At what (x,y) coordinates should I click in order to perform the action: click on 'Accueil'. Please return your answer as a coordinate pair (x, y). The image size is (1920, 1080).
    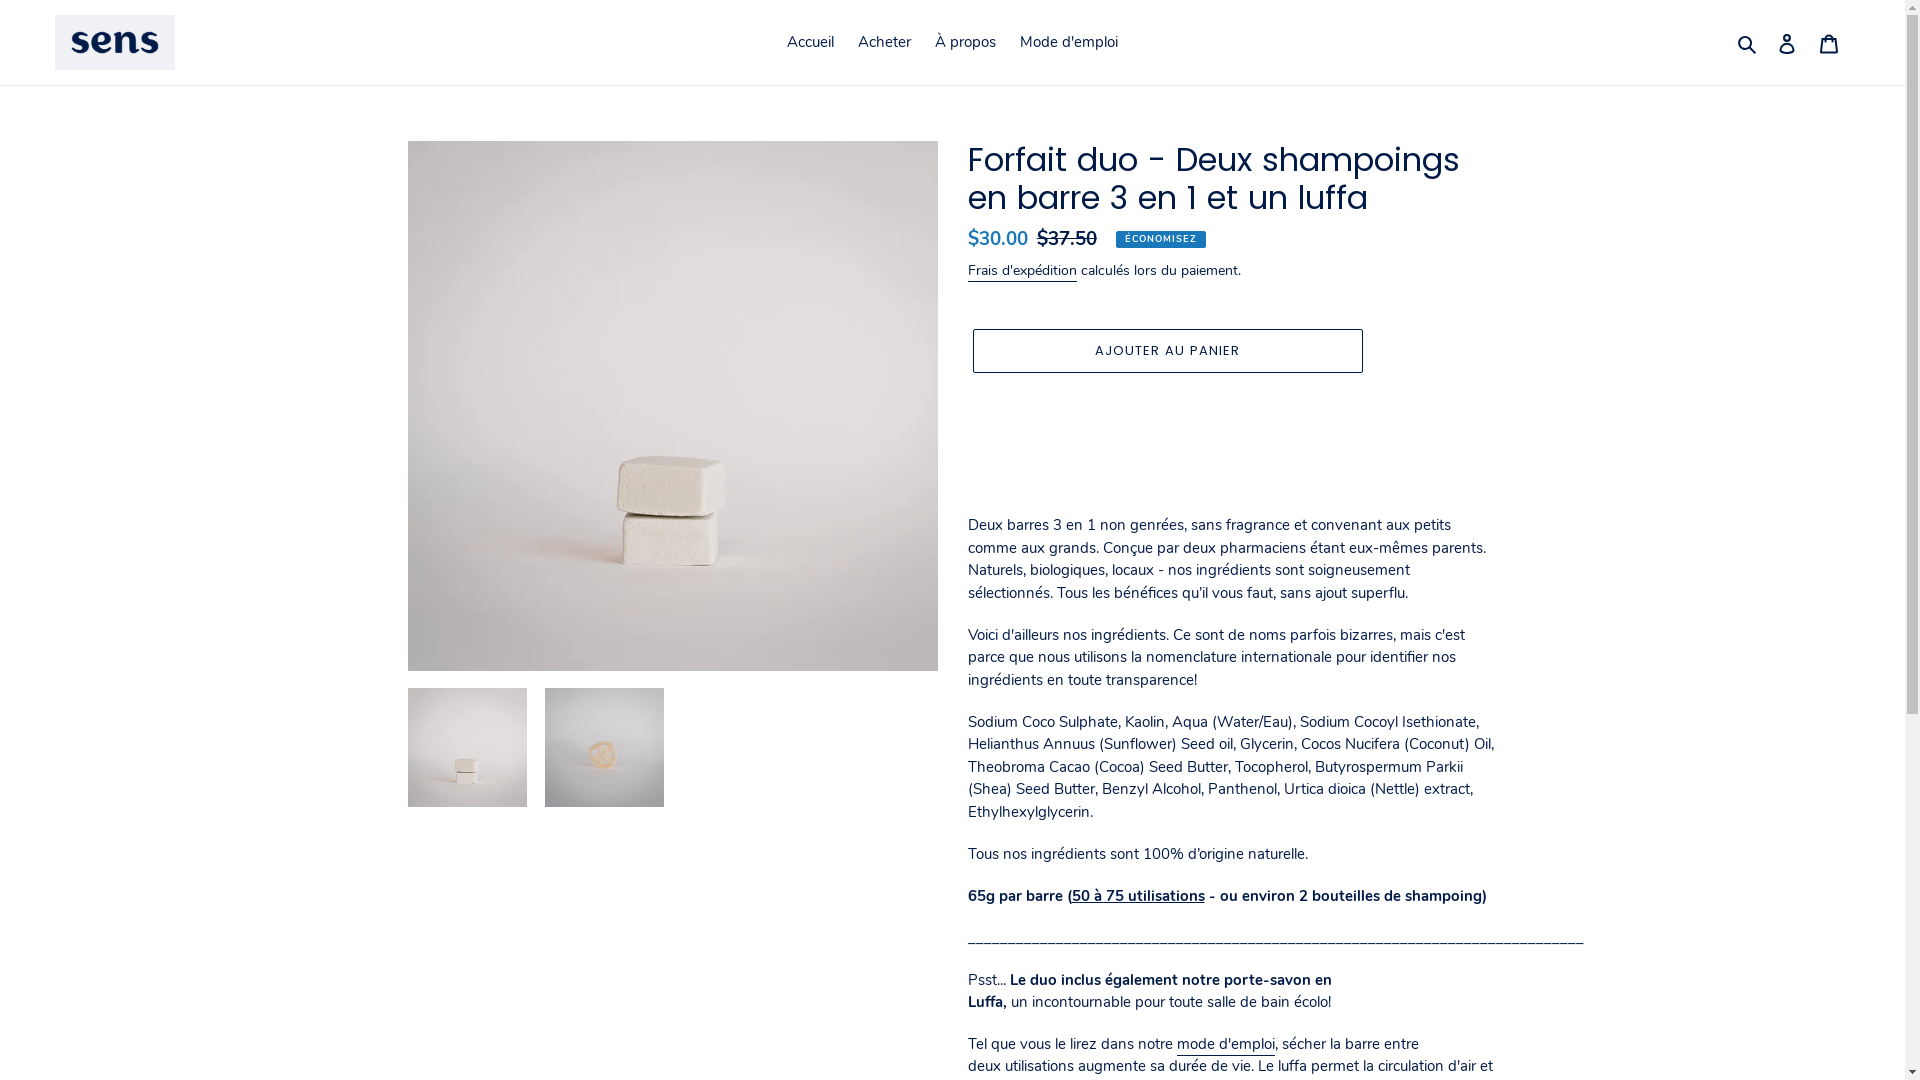
    Looking at the image, I should click on (810, 42).